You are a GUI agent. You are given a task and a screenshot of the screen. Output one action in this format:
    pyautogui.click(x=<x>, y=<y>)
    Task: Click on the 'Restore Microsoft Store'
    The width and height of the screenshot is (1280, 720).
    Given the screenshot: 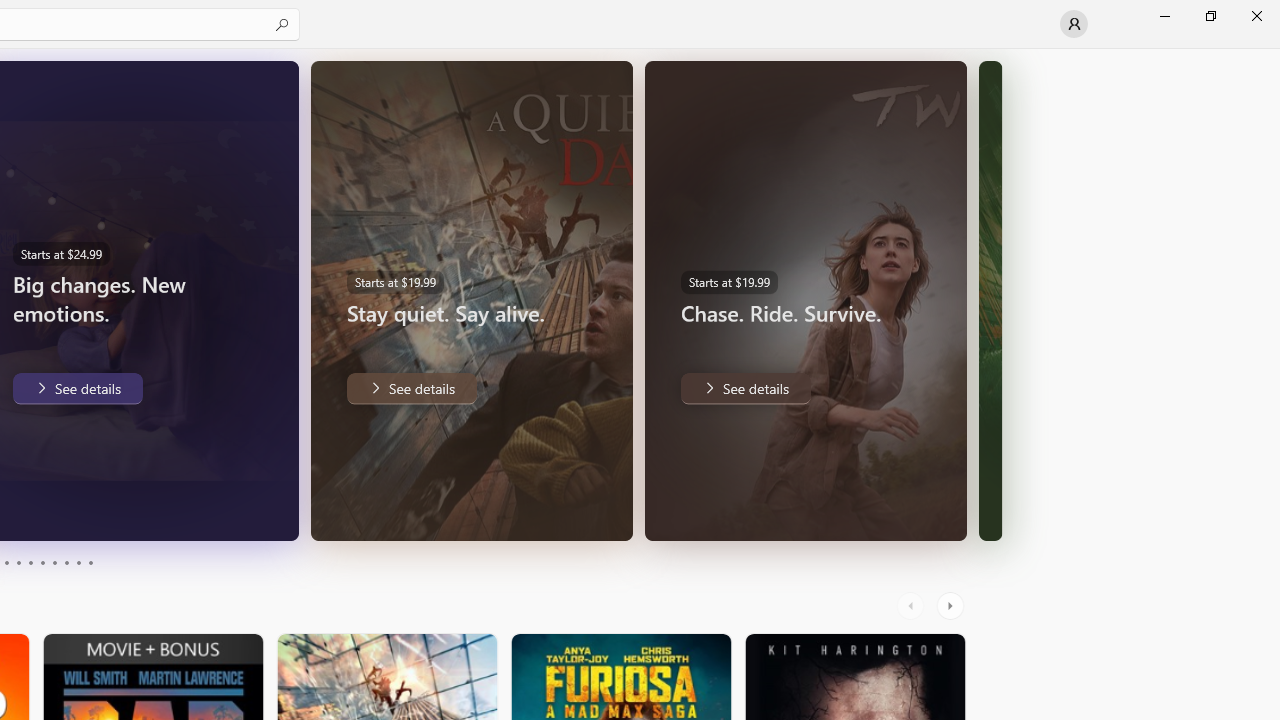 What is the action you would take?
    pyautogui.click(x=1209, y=15)
    